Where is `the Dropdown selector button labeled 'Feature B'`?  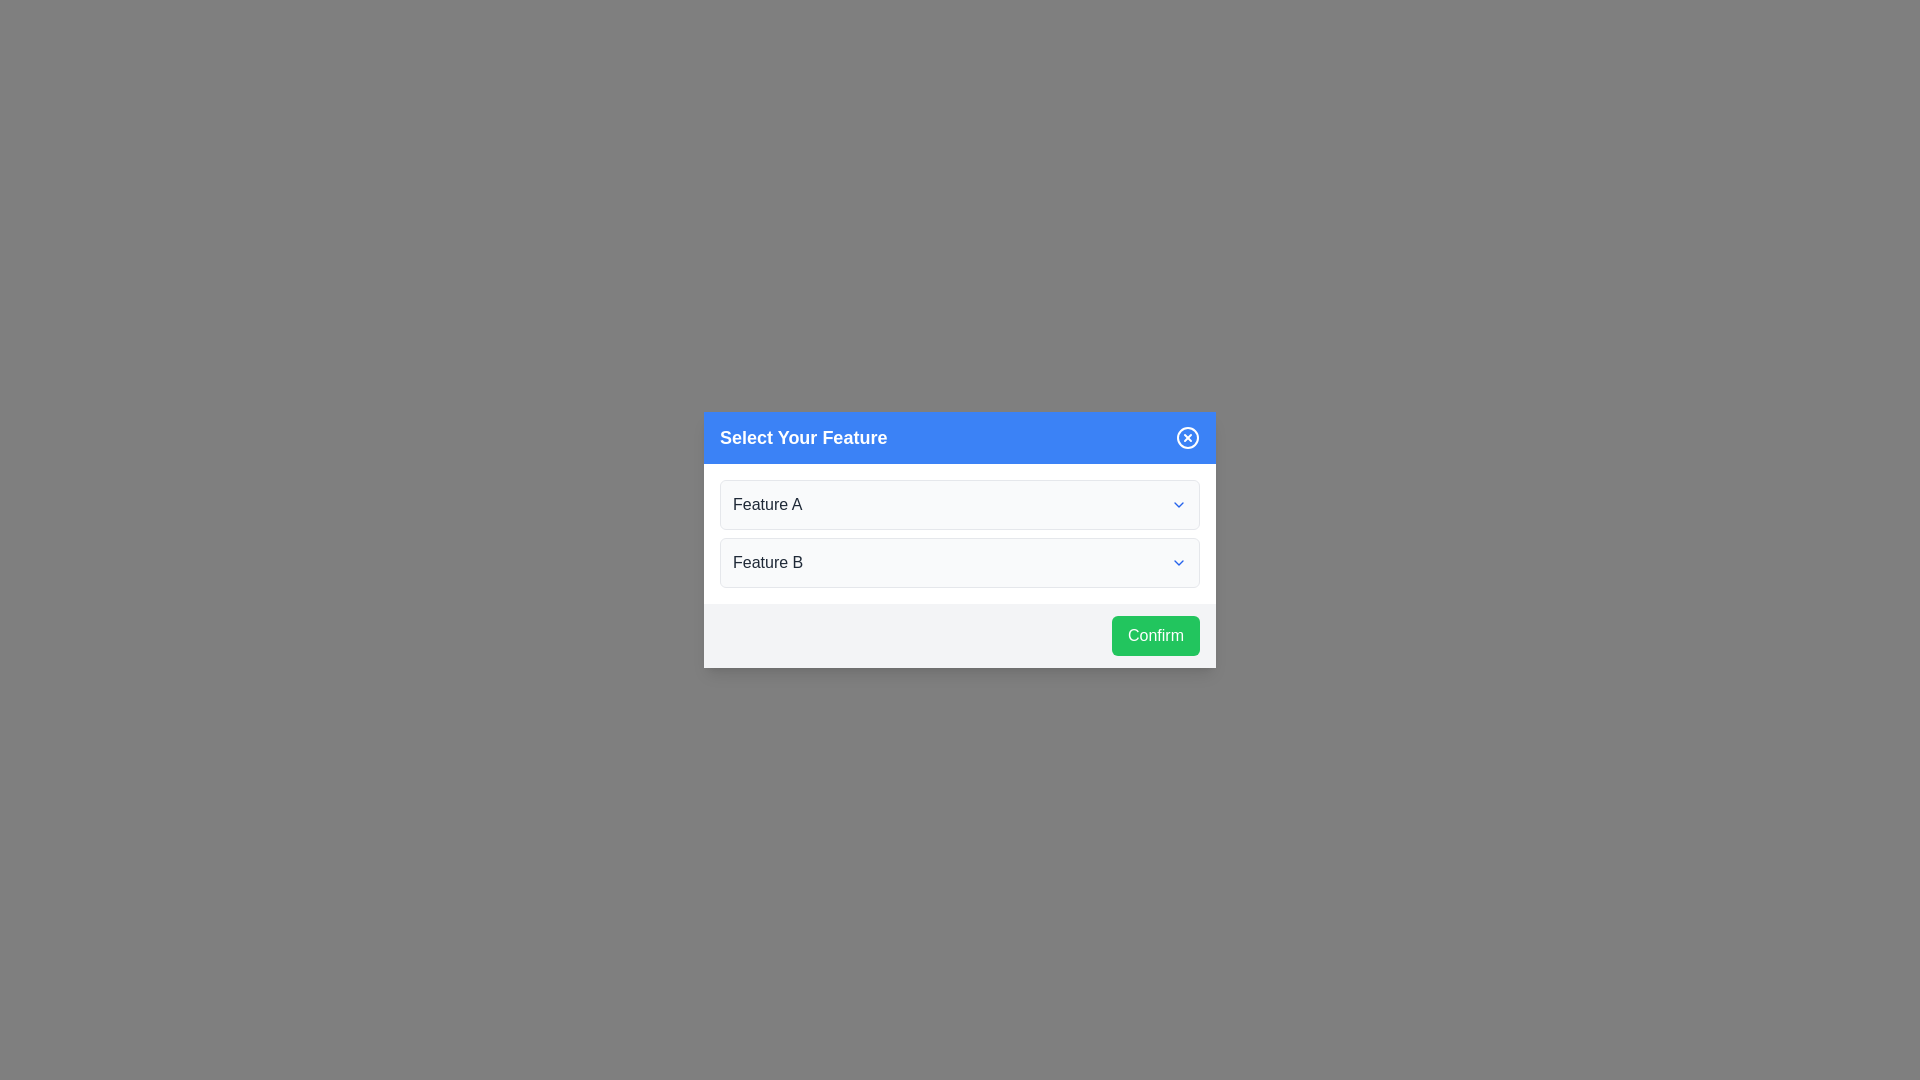 the Dropdown selector button labeled 'Feature B' is located at coordinates (960, 563).